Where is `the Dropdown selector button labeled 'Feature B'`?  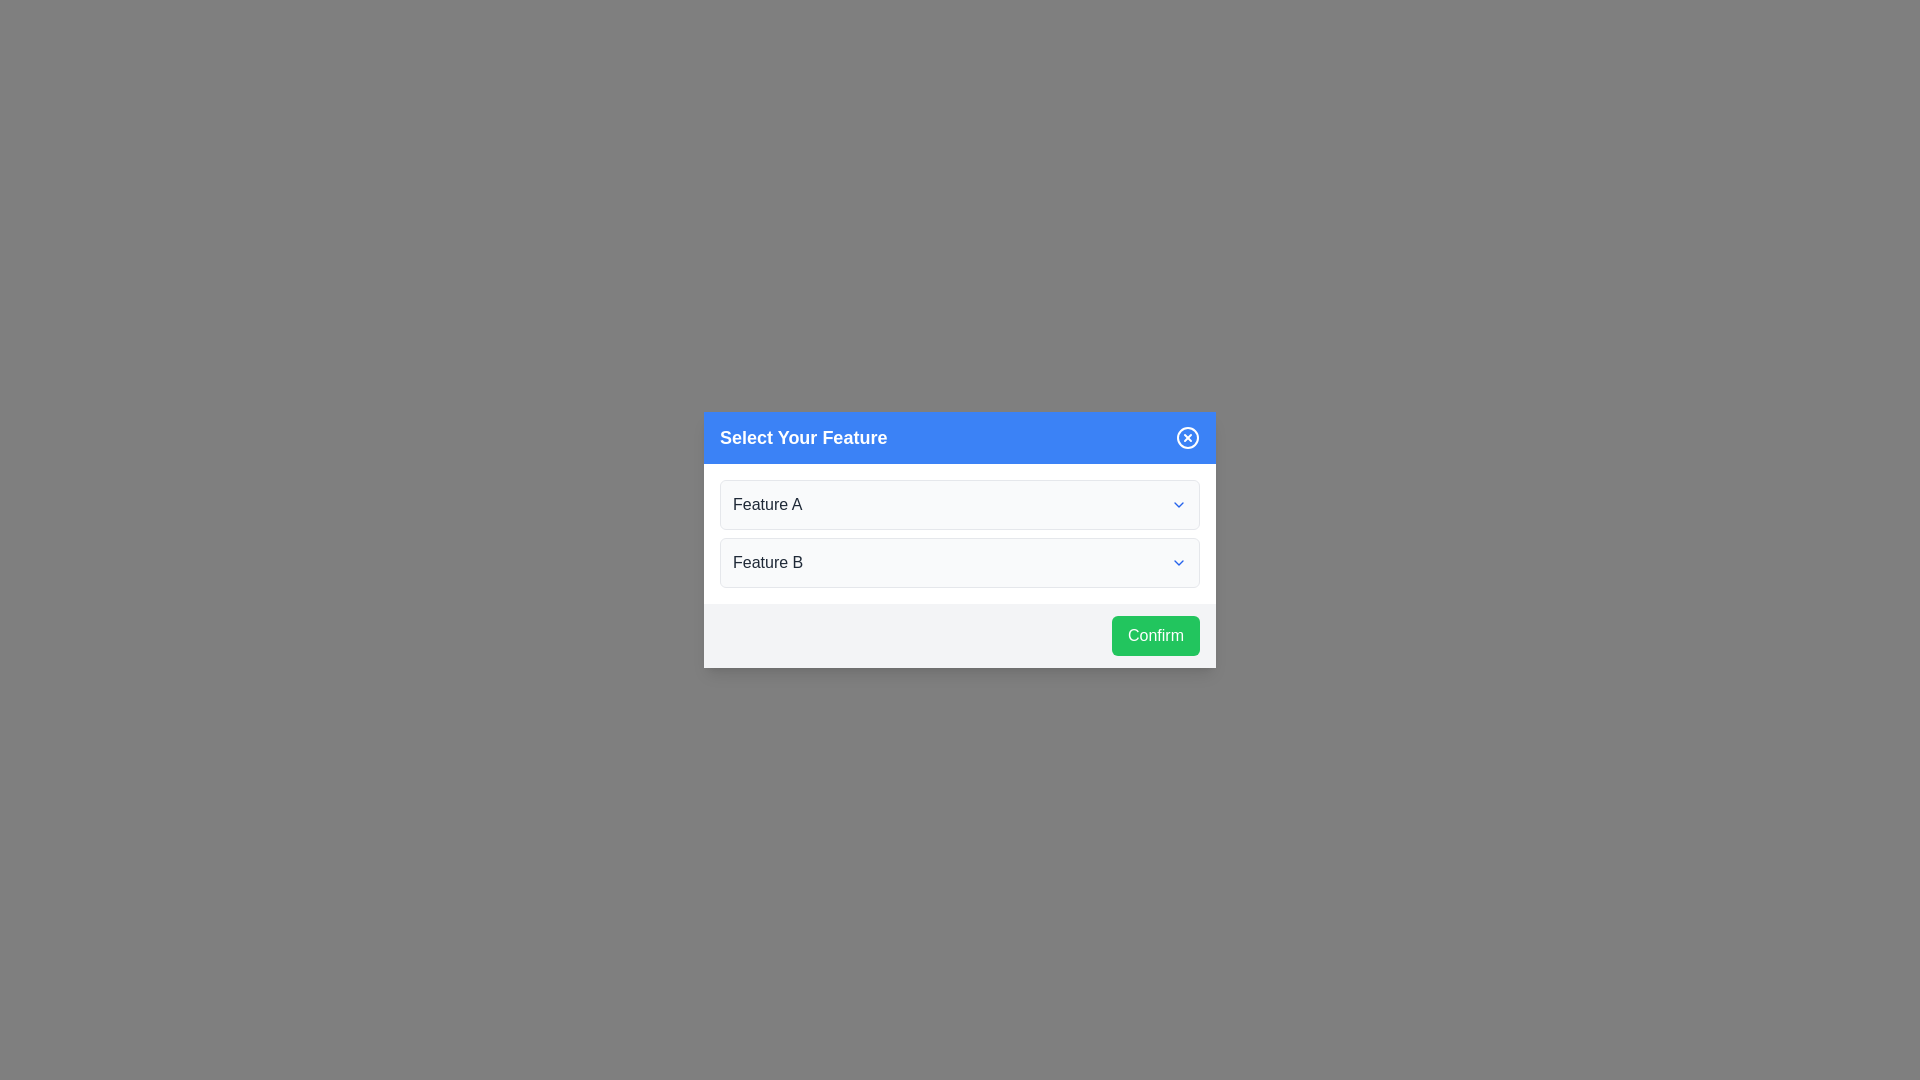 the Dropdown selector button labeled 'Feature B' is located at coordinates (960, 563).